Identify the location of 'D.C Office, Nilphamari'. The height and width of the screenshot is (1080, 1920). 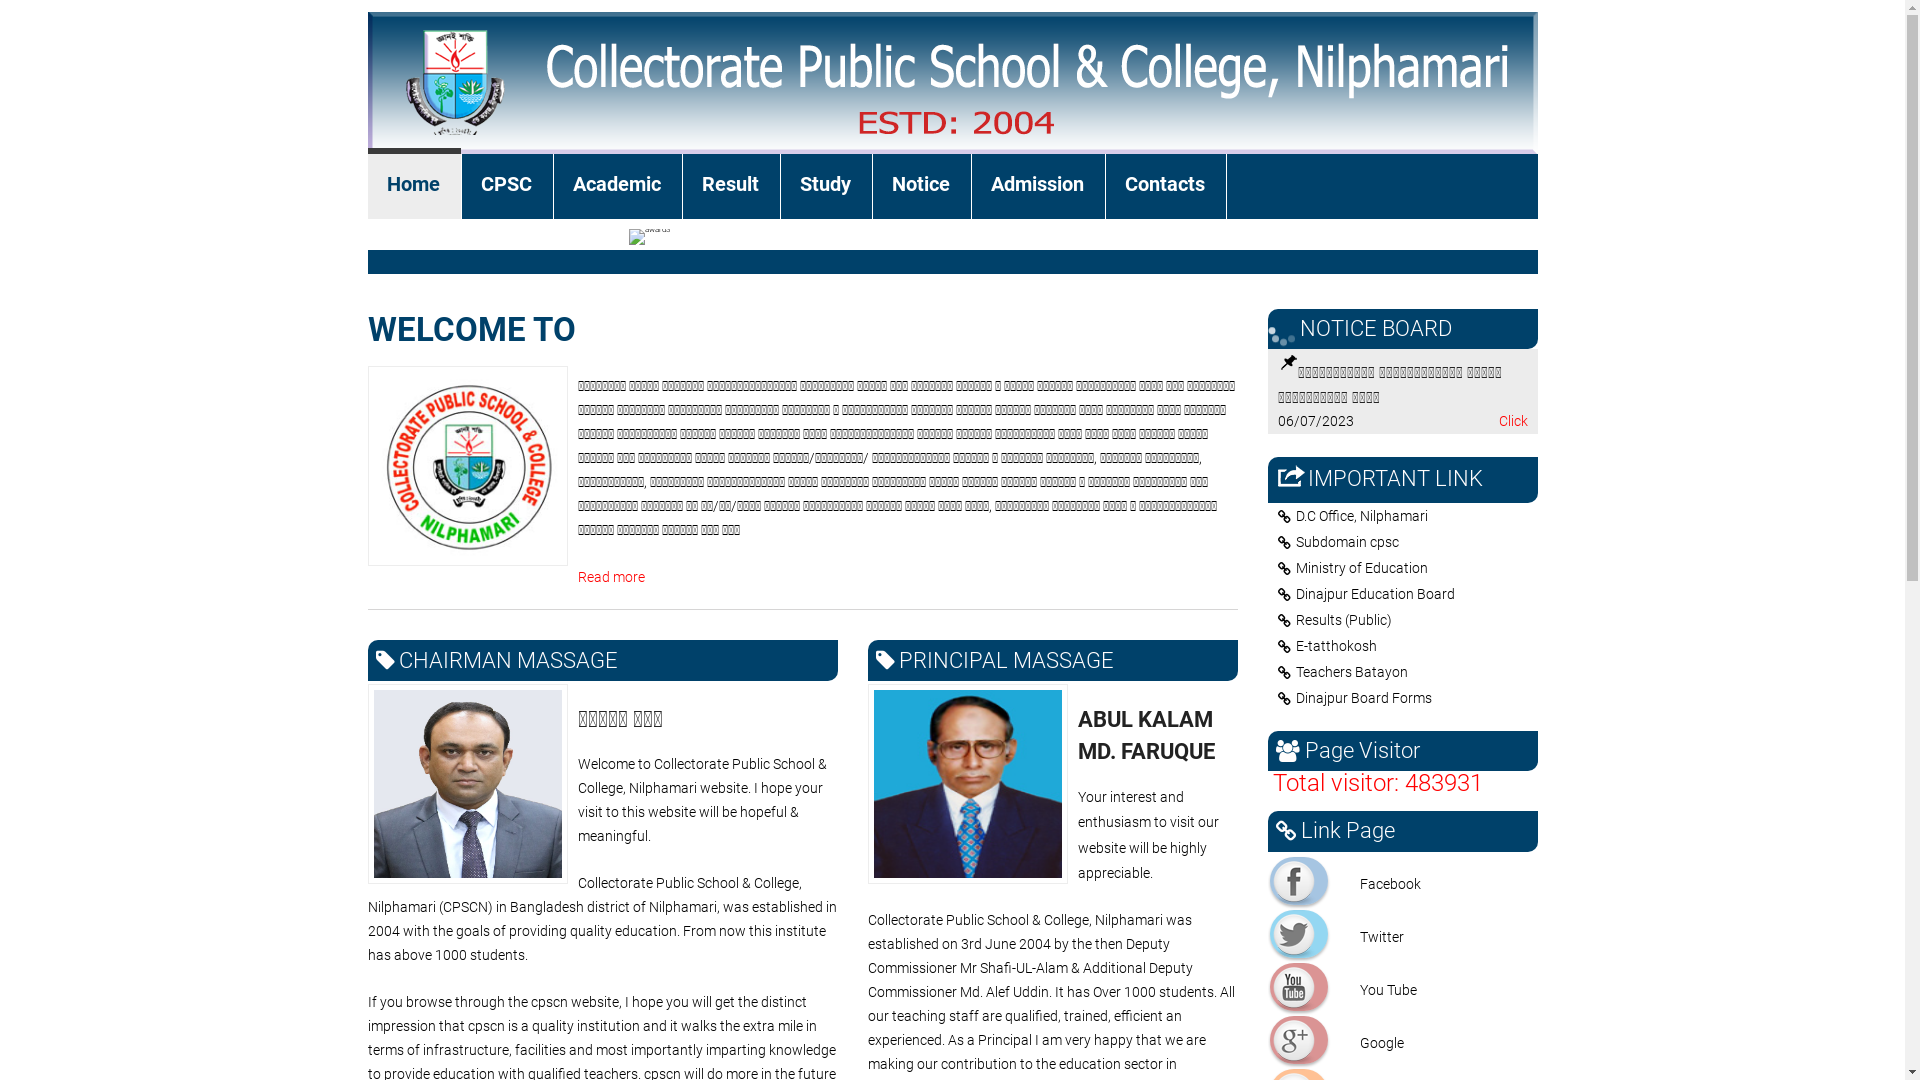
(1406, 515).